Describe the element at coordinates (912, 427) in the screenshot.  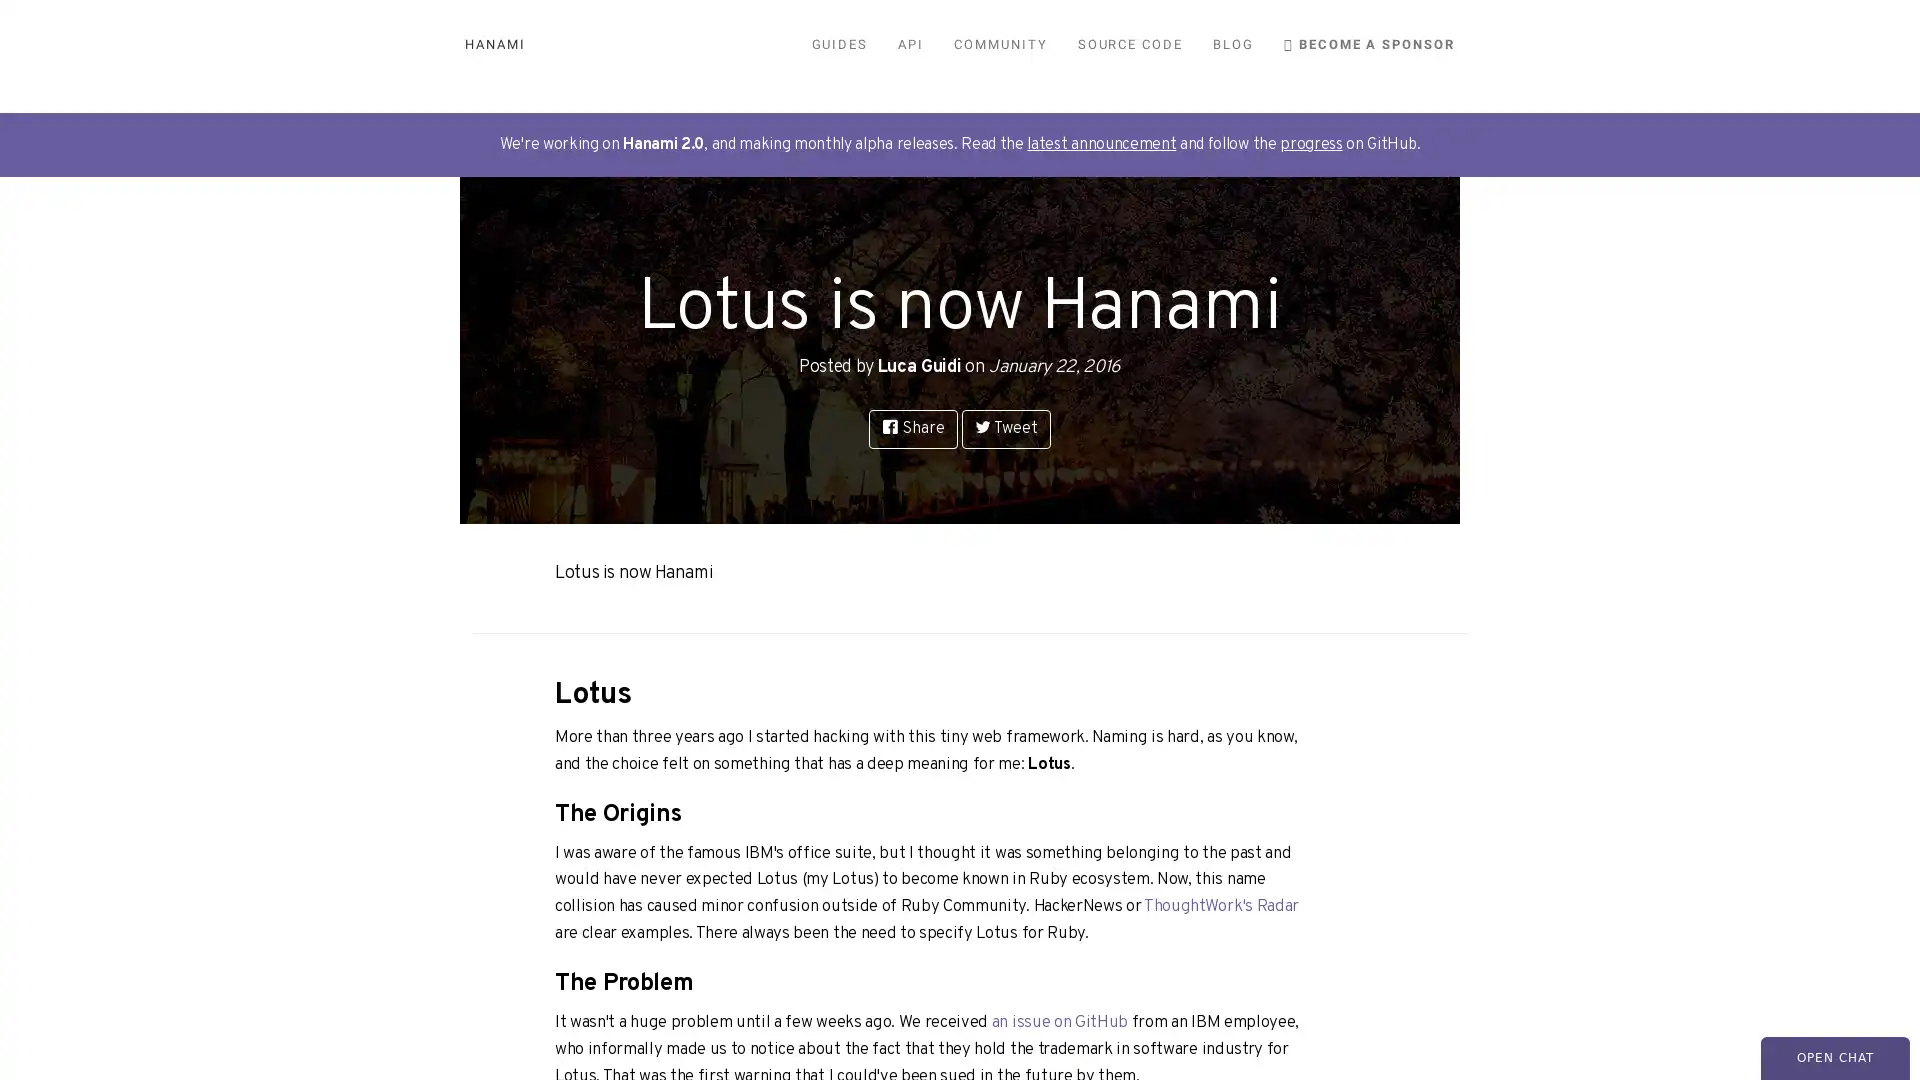
I see `Share` at that location.